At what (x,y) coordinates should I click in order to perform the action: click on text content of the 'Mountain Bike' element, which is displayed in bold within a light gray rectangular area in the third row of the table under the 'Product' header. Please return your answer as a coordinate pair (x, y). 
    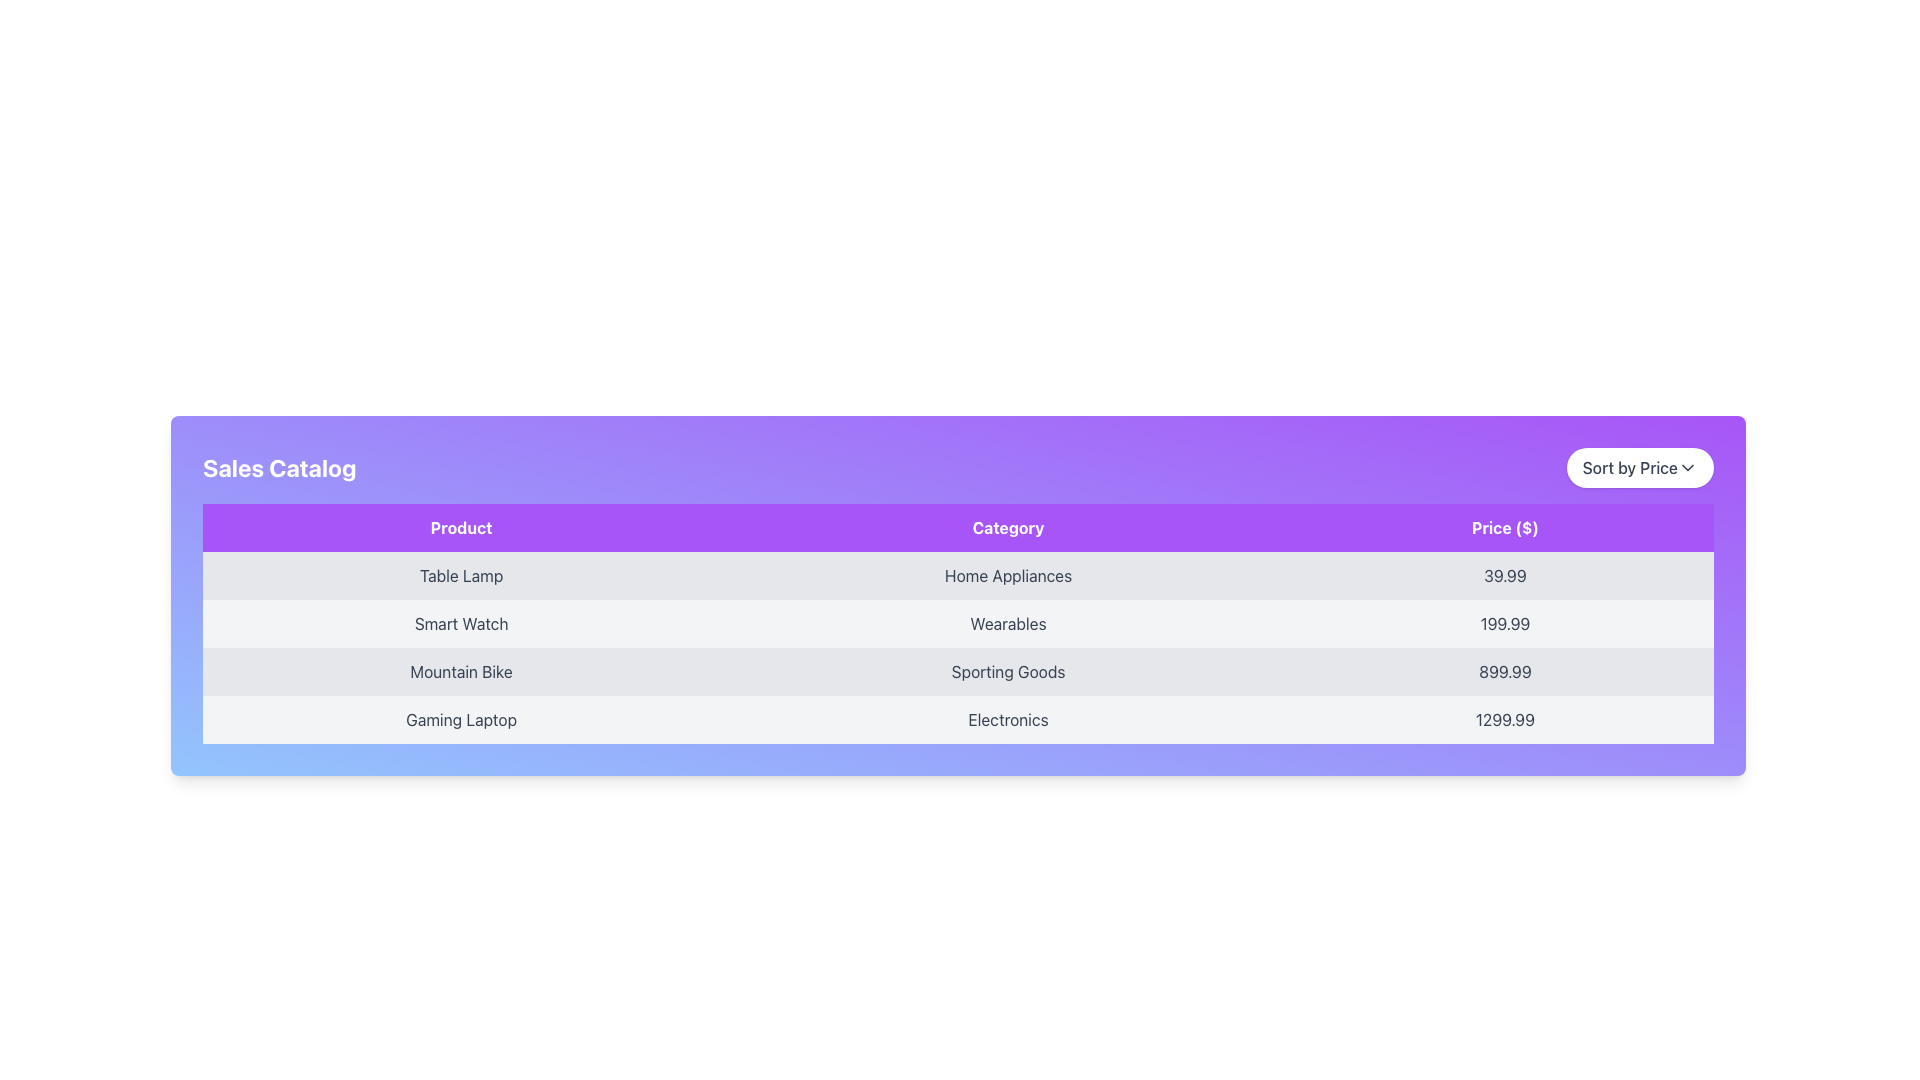
    Looking at the image, I should click on (460, 671).